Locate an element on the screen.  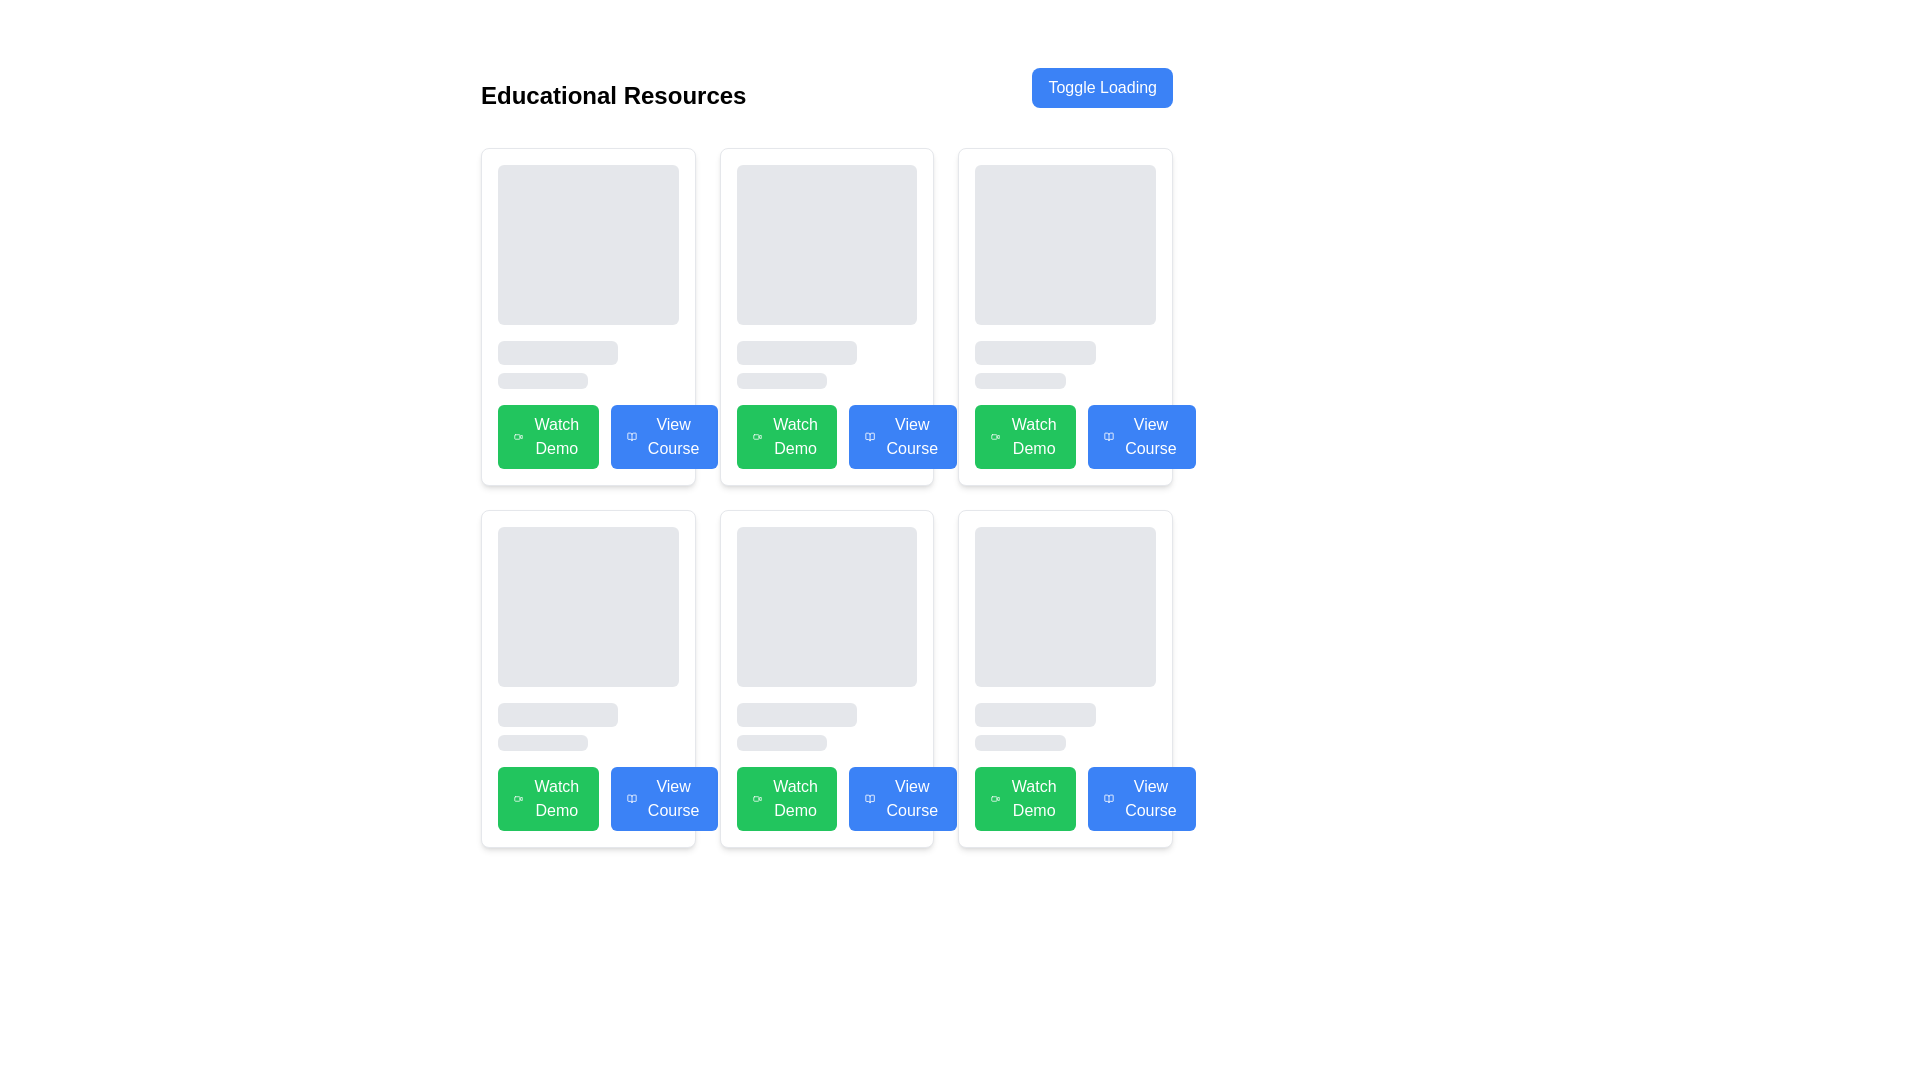
the video-related icon located on the left side of the 'Watch Demo' green button in the third card of the top row of the cards grid is located at coordinates (995, 435).